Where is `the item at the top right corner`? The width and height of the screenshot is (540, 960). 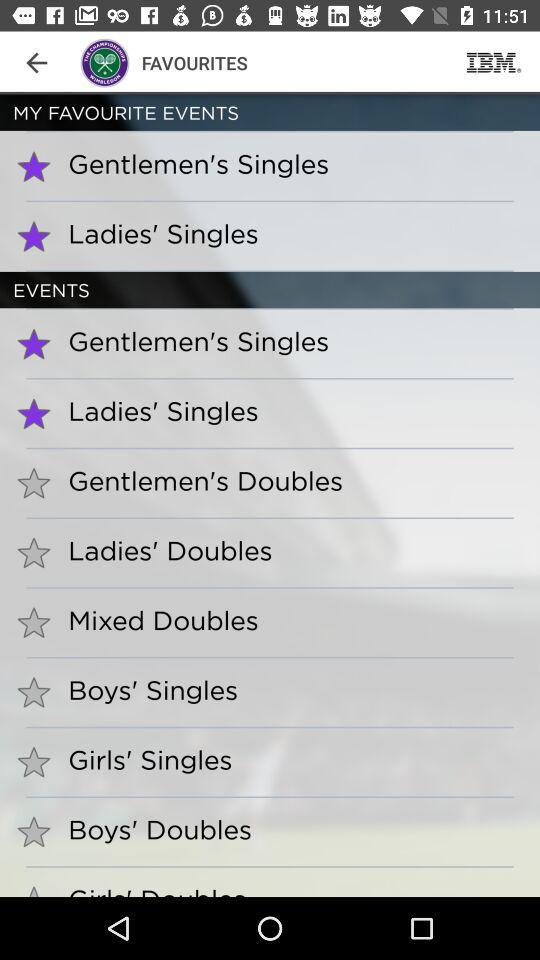 the item at the top right corner is located at coordinates (493, 62).